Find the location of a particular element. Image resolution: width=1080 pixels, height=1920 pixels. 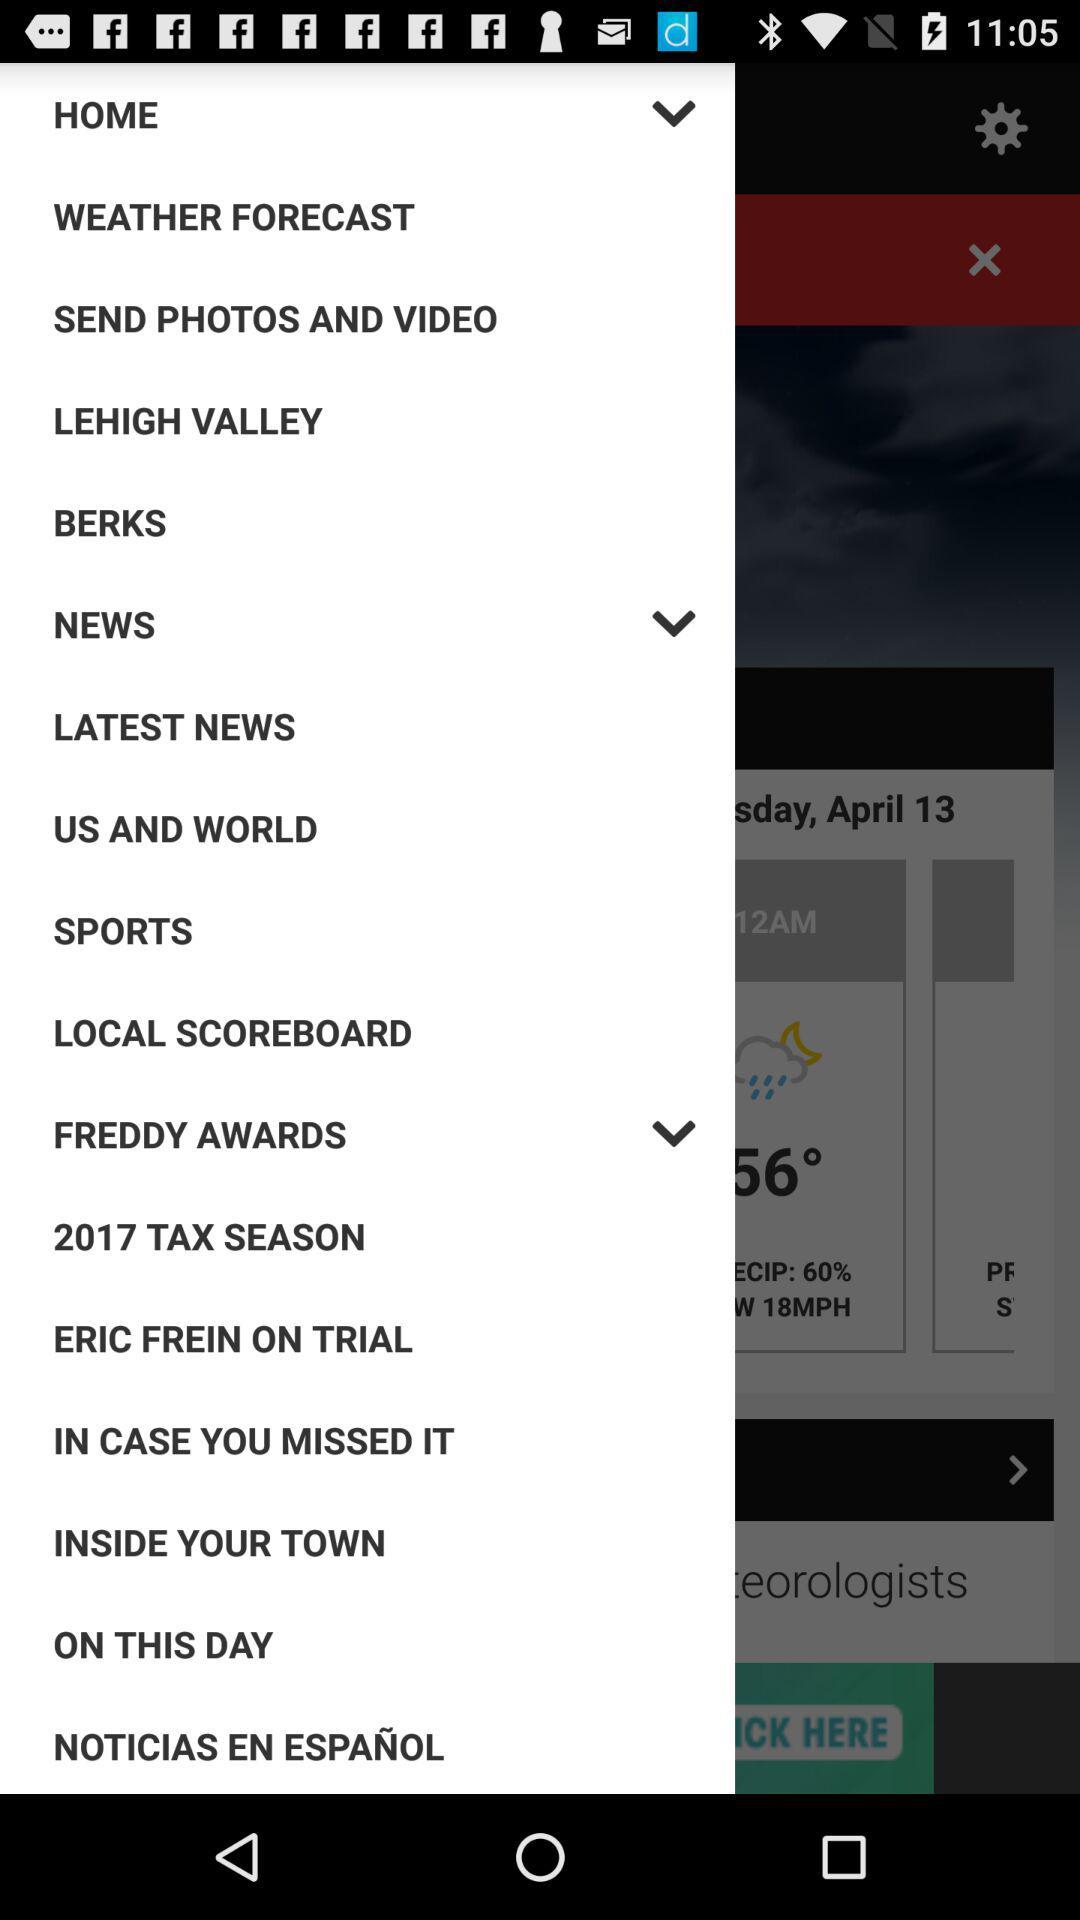

the button below lehigh valley is located at coordinates (374, 522).